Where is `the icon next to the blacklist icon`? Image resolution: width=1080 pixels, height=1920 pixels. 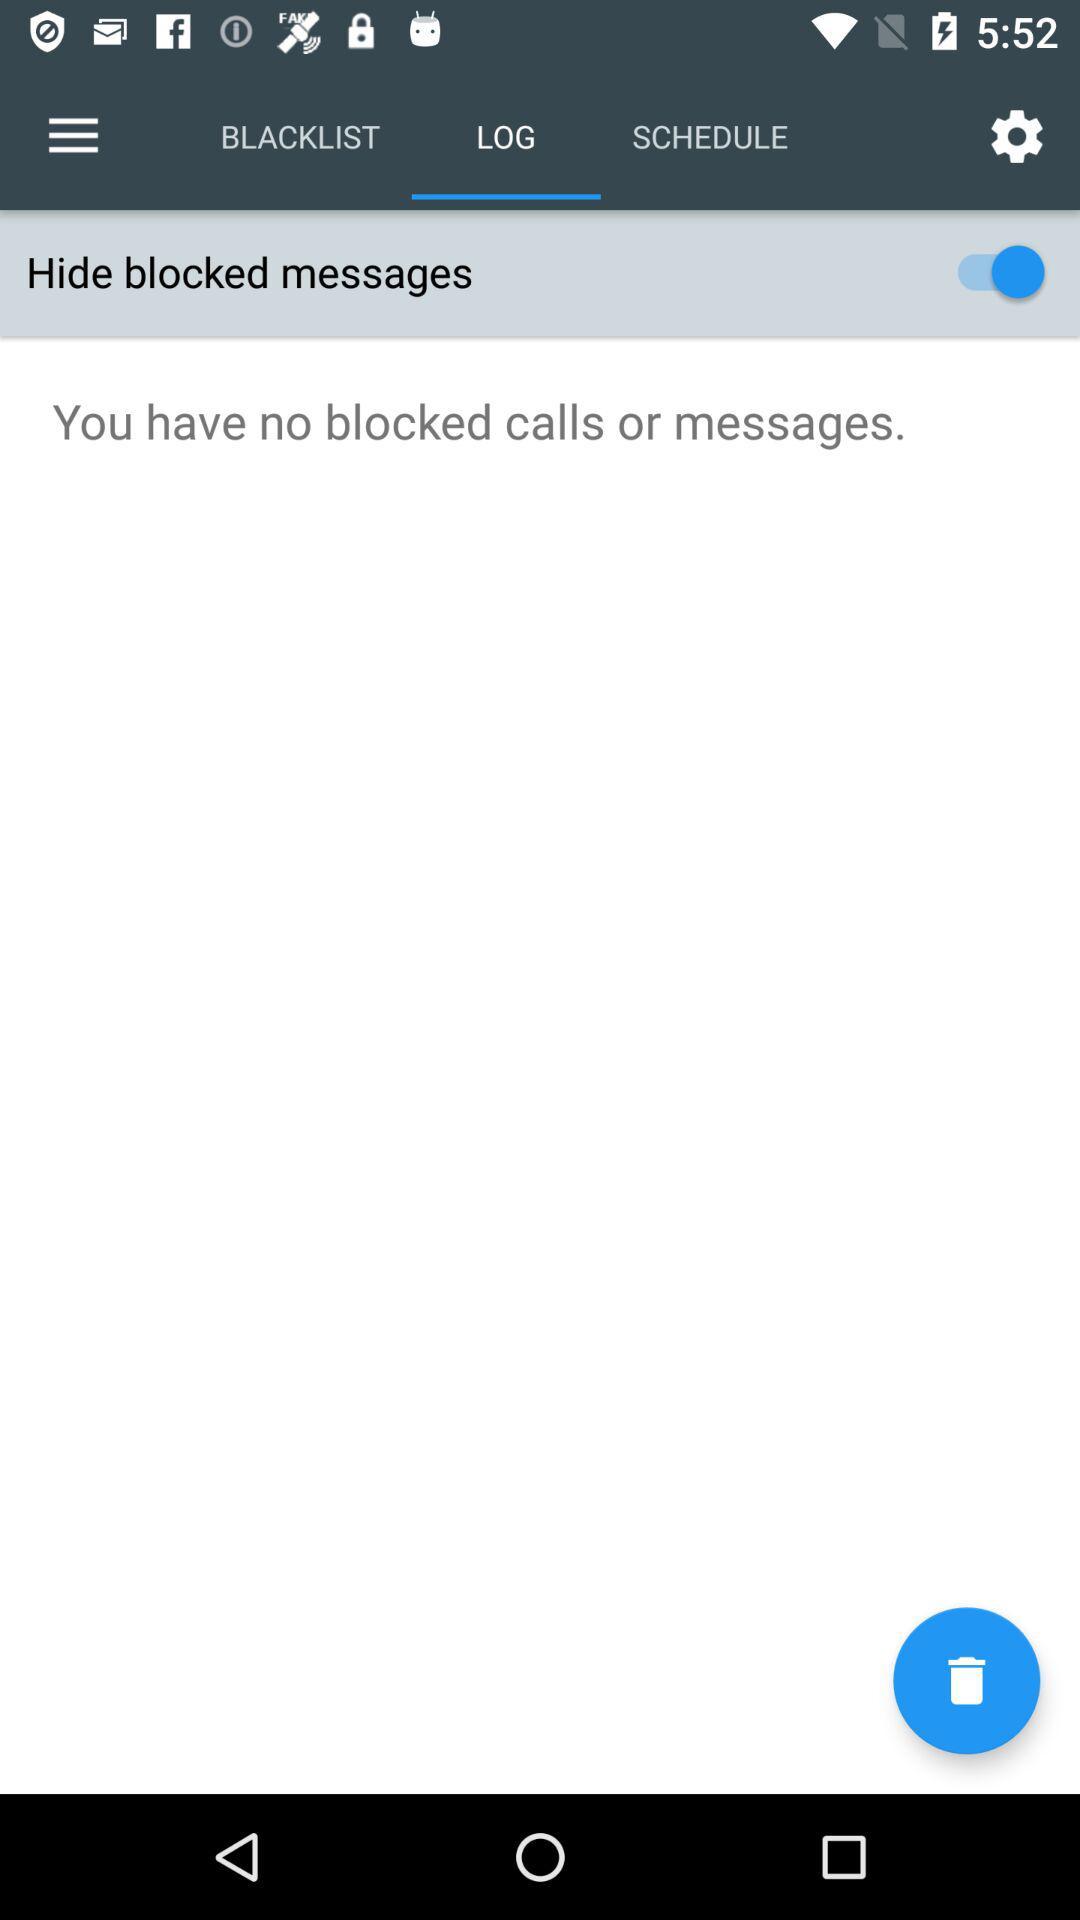
the icon next to the blacklist icon is located at coordinates (72, 135).